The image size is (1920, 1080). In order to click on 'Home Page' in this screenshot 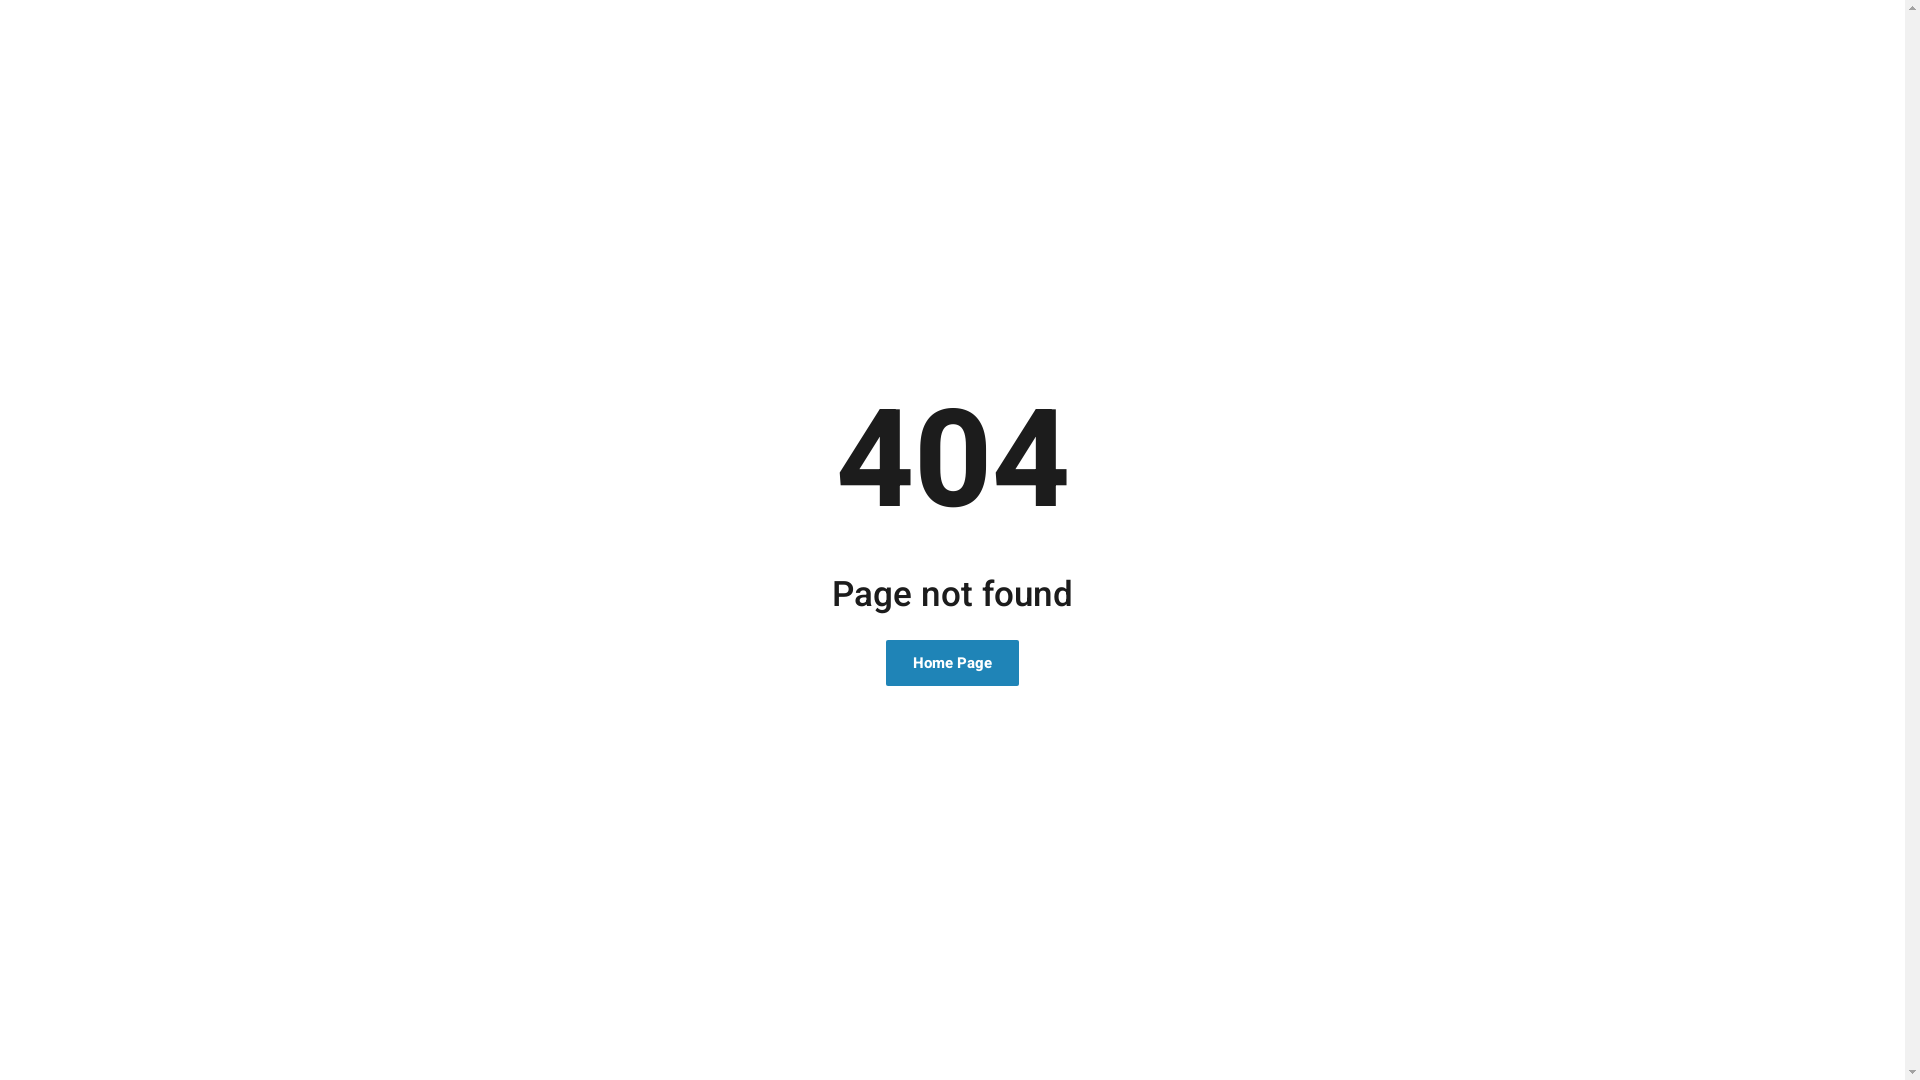, I will do `click(951, 663)`.